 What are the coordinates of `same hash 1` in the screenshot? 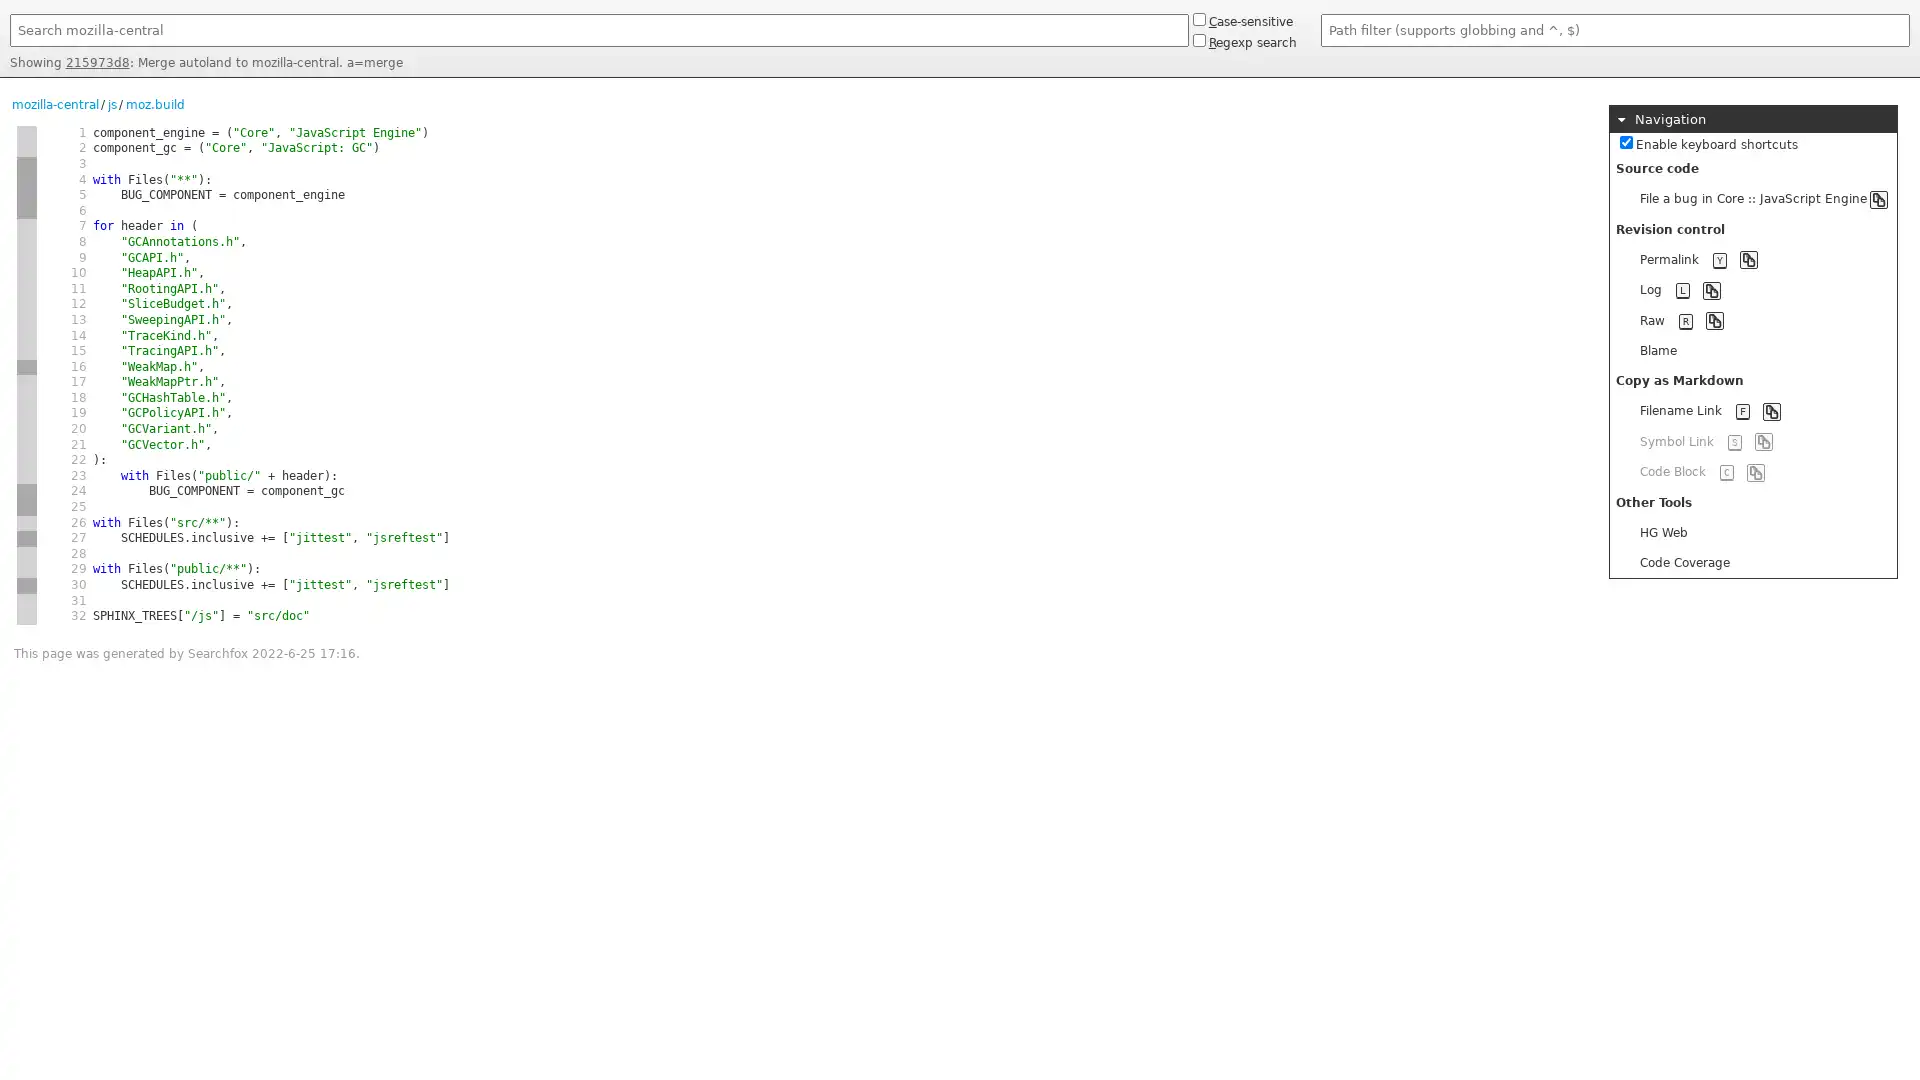 It's located at (27, 241).